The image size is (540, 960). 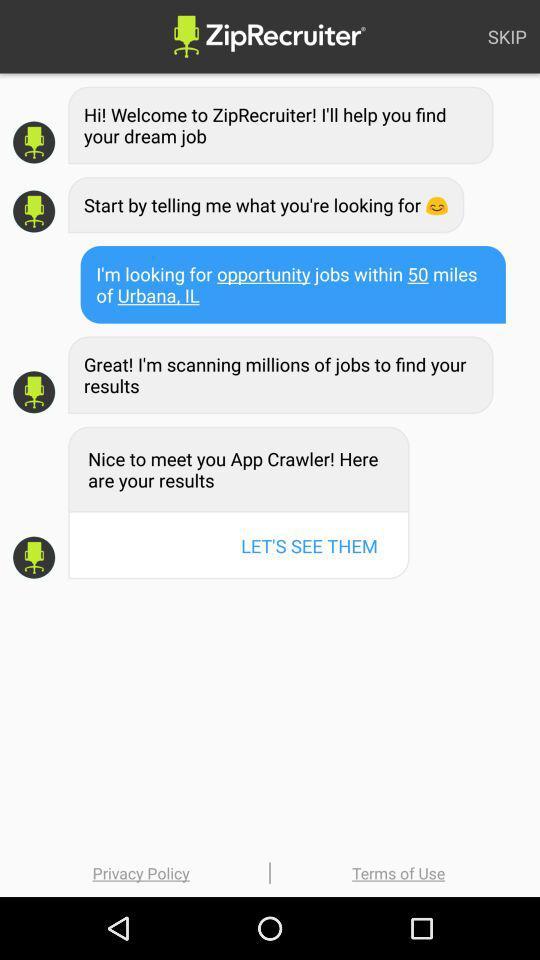 I want to click on skip item, so click(x=507, y=35).